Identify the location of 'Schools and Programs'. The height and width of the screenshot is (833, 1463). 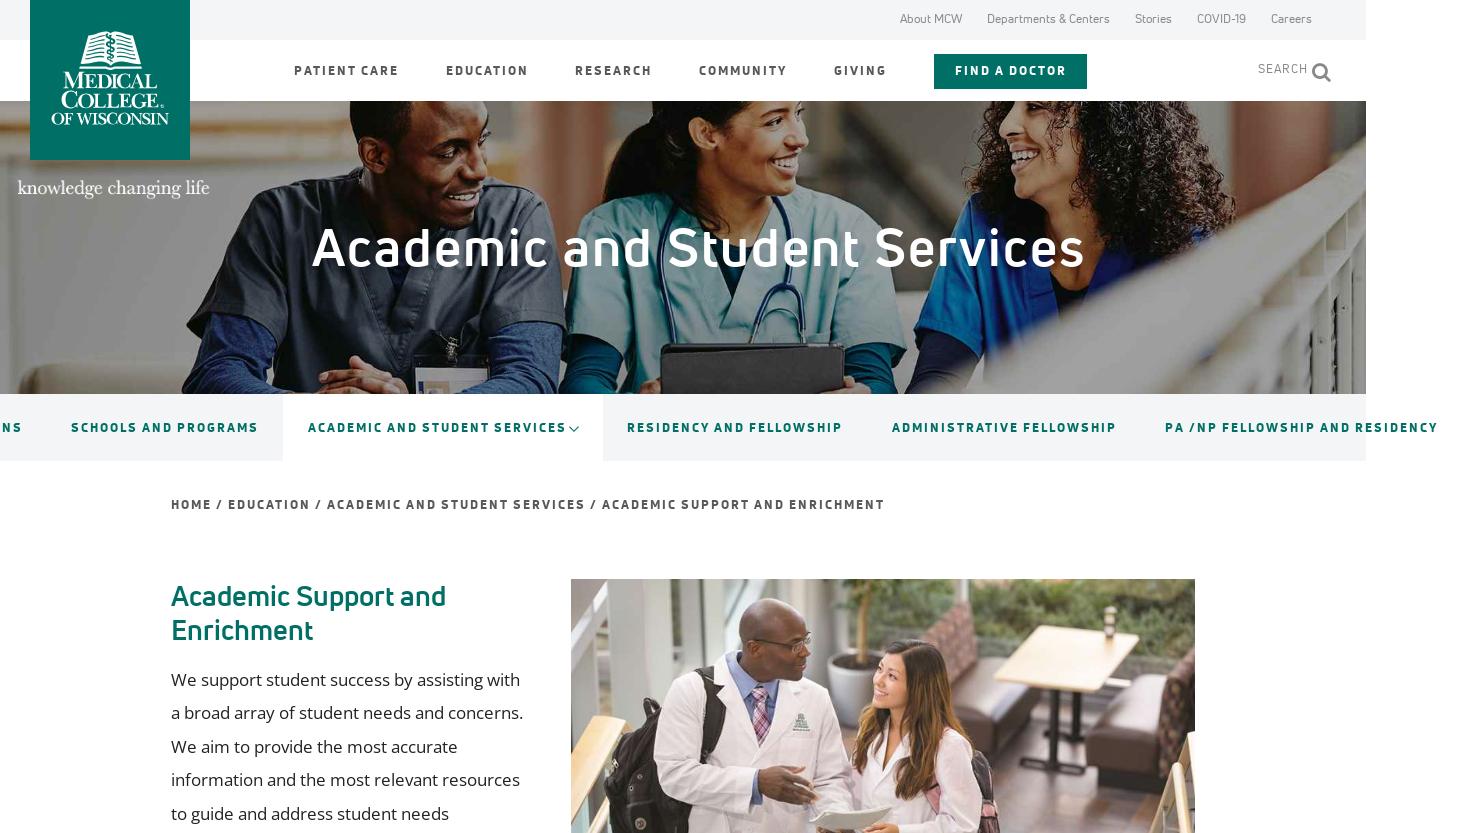
(165, 425).